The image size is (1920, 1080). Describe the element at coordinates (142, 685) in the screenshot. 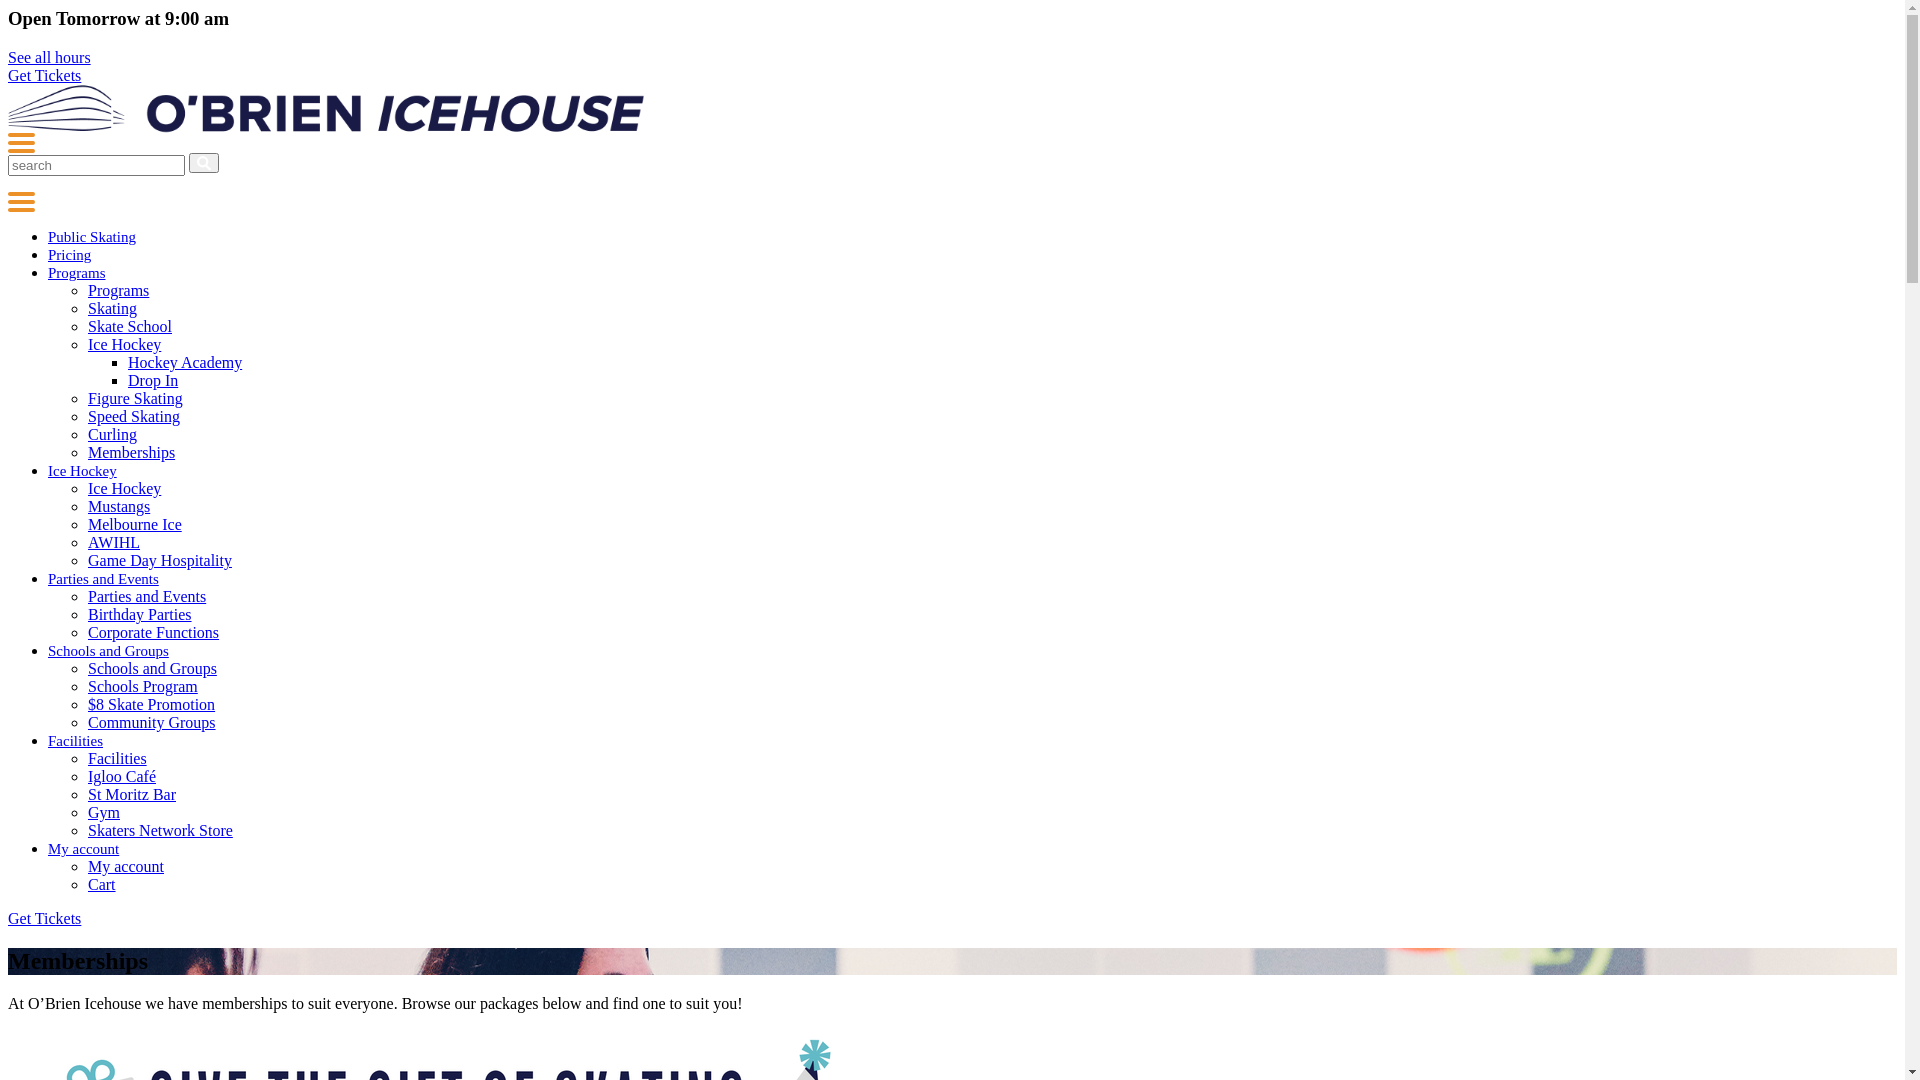

I see `'Schools Program'` at that location.